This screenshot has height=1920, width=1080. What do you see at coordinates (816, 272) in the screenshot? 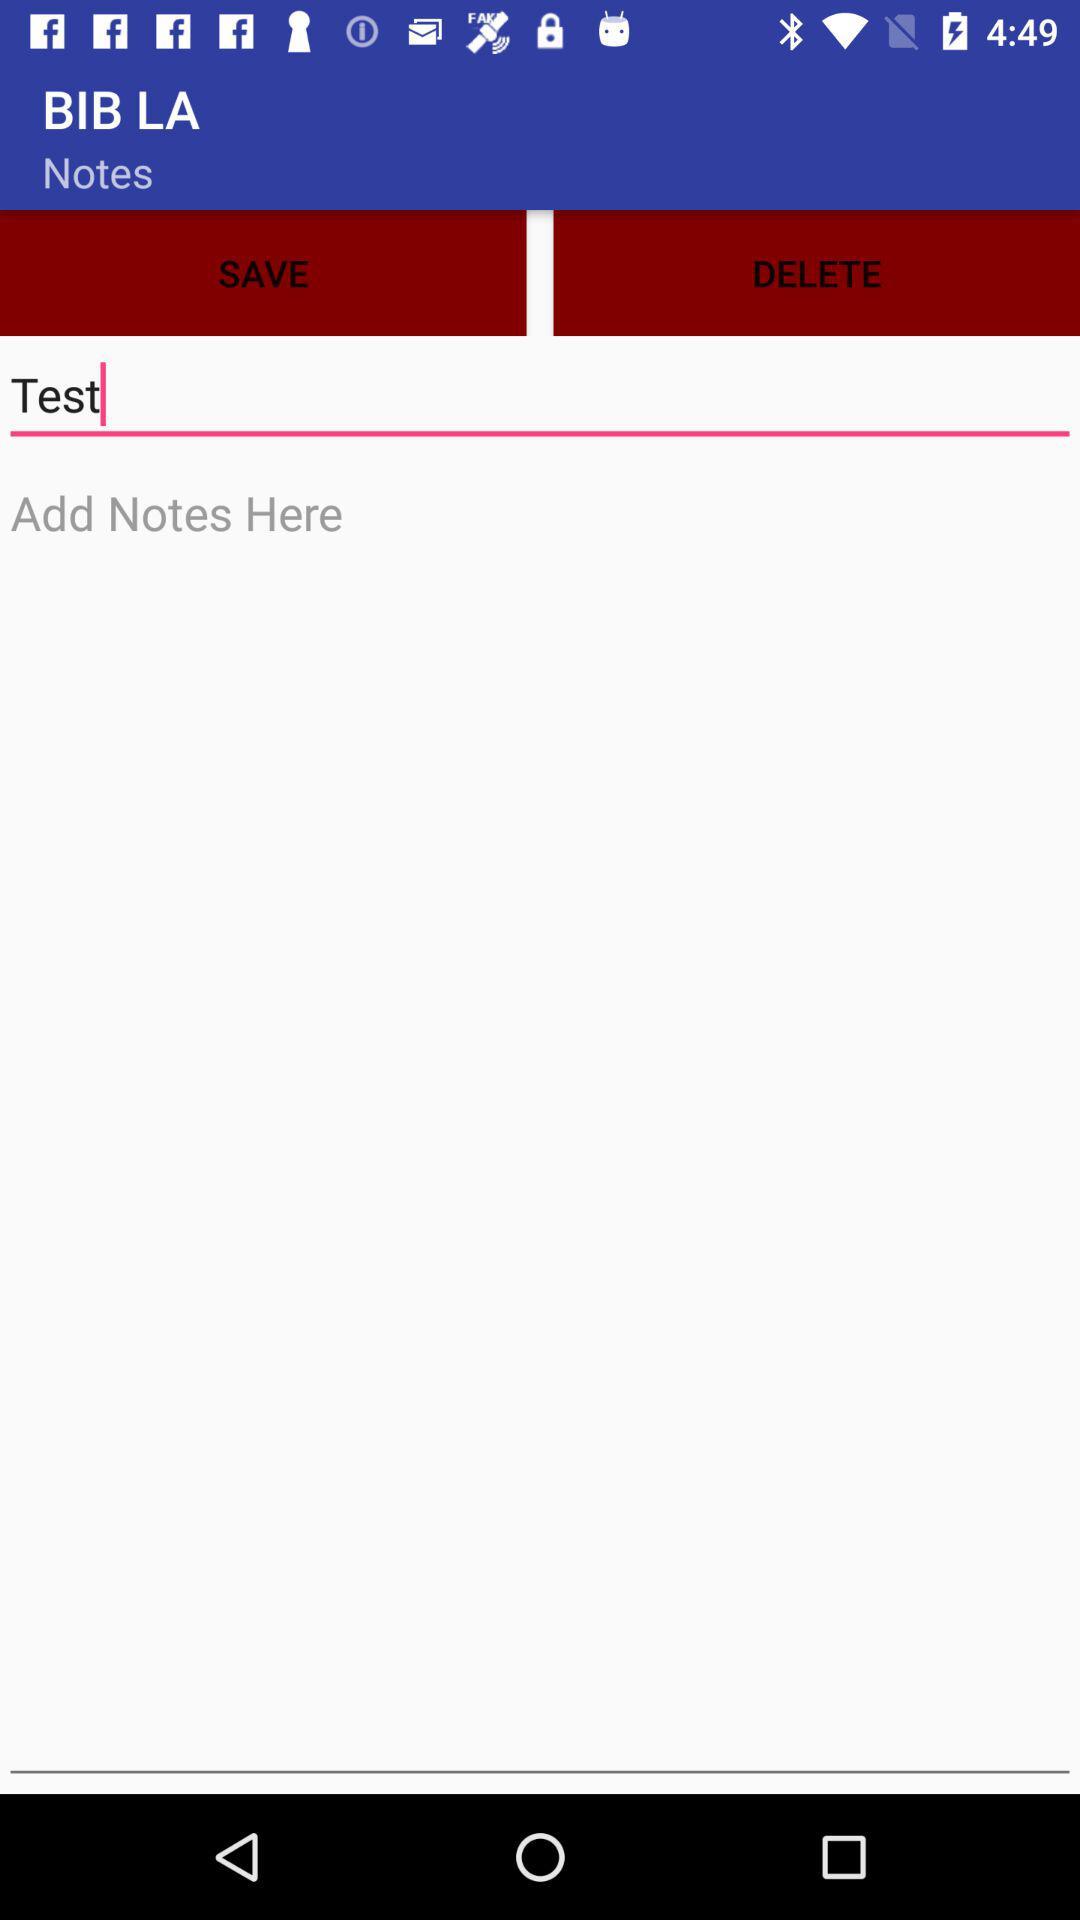
I see `icon next to the save icon` at bounding box center [816, 272].